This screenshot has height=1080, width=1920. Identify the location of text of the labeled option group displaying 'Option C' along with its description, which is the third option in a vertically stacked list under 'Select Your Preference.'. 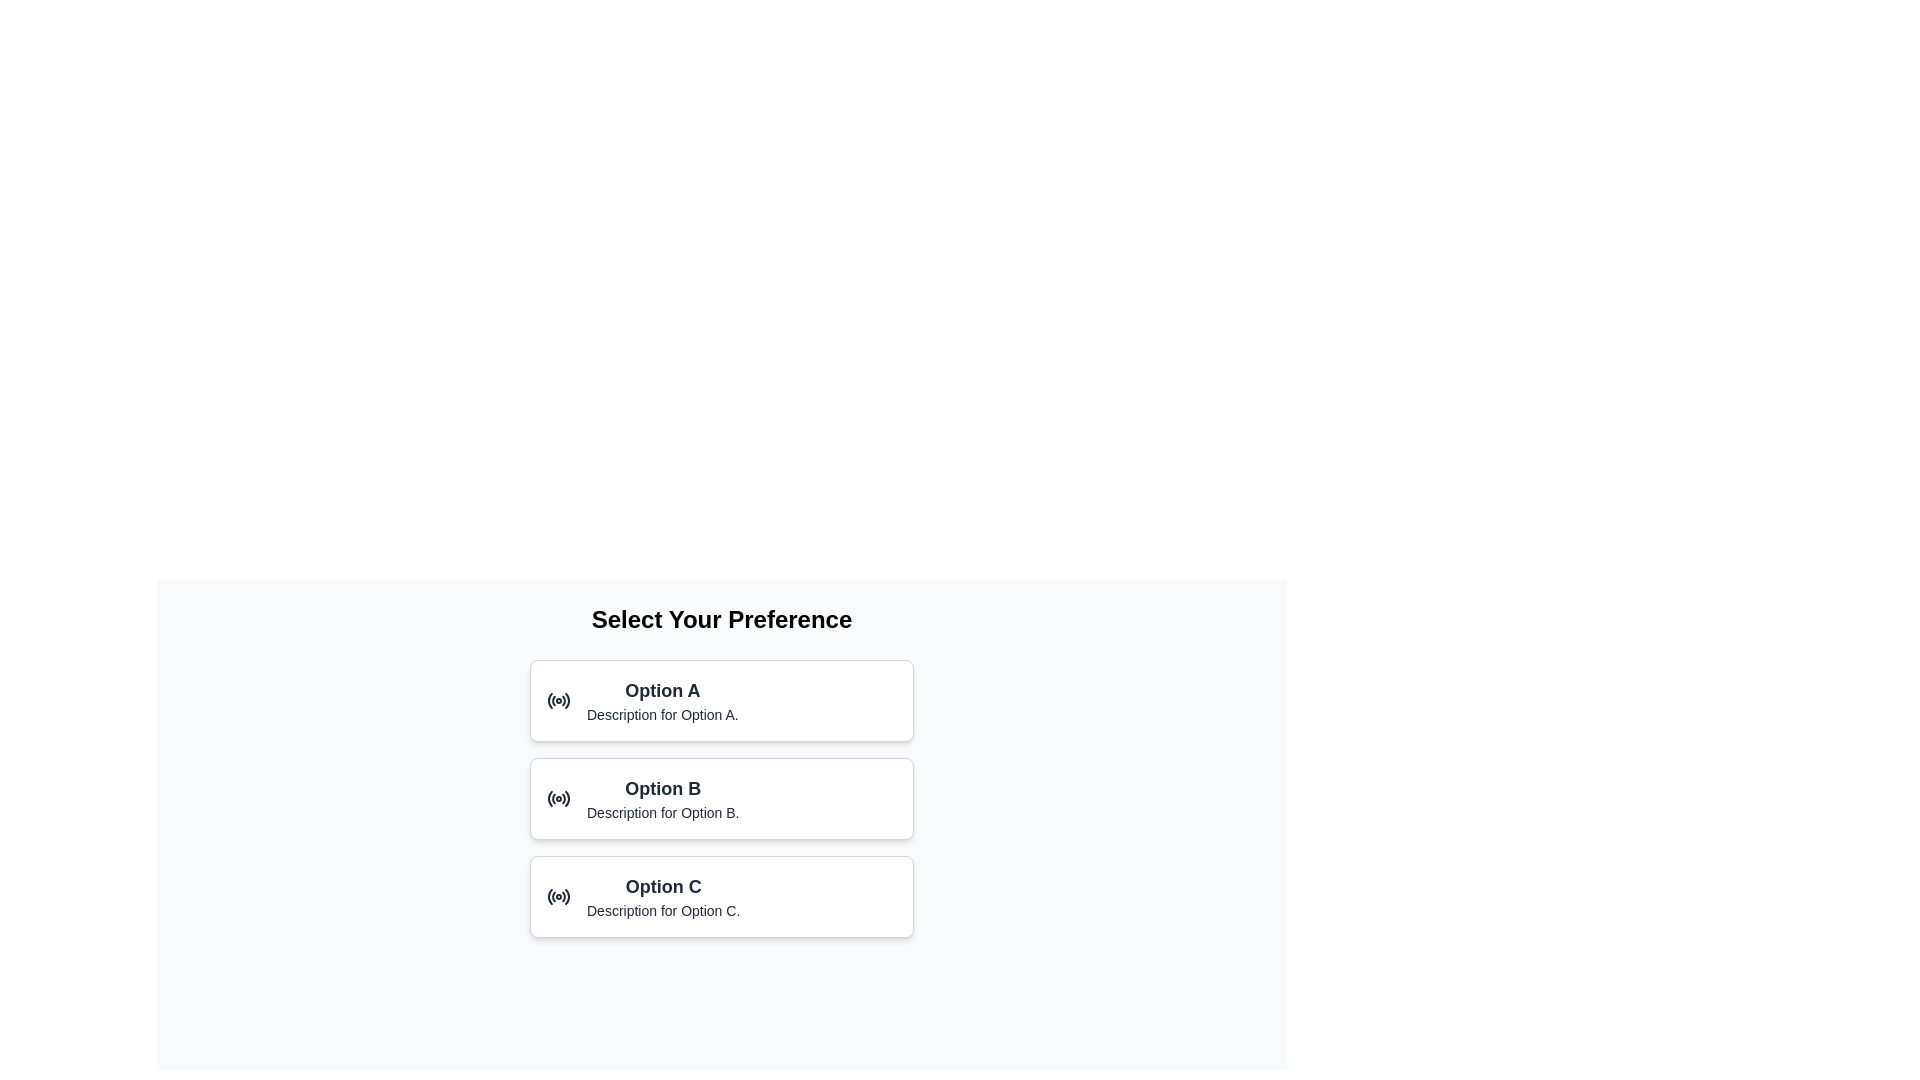
(663, 896).